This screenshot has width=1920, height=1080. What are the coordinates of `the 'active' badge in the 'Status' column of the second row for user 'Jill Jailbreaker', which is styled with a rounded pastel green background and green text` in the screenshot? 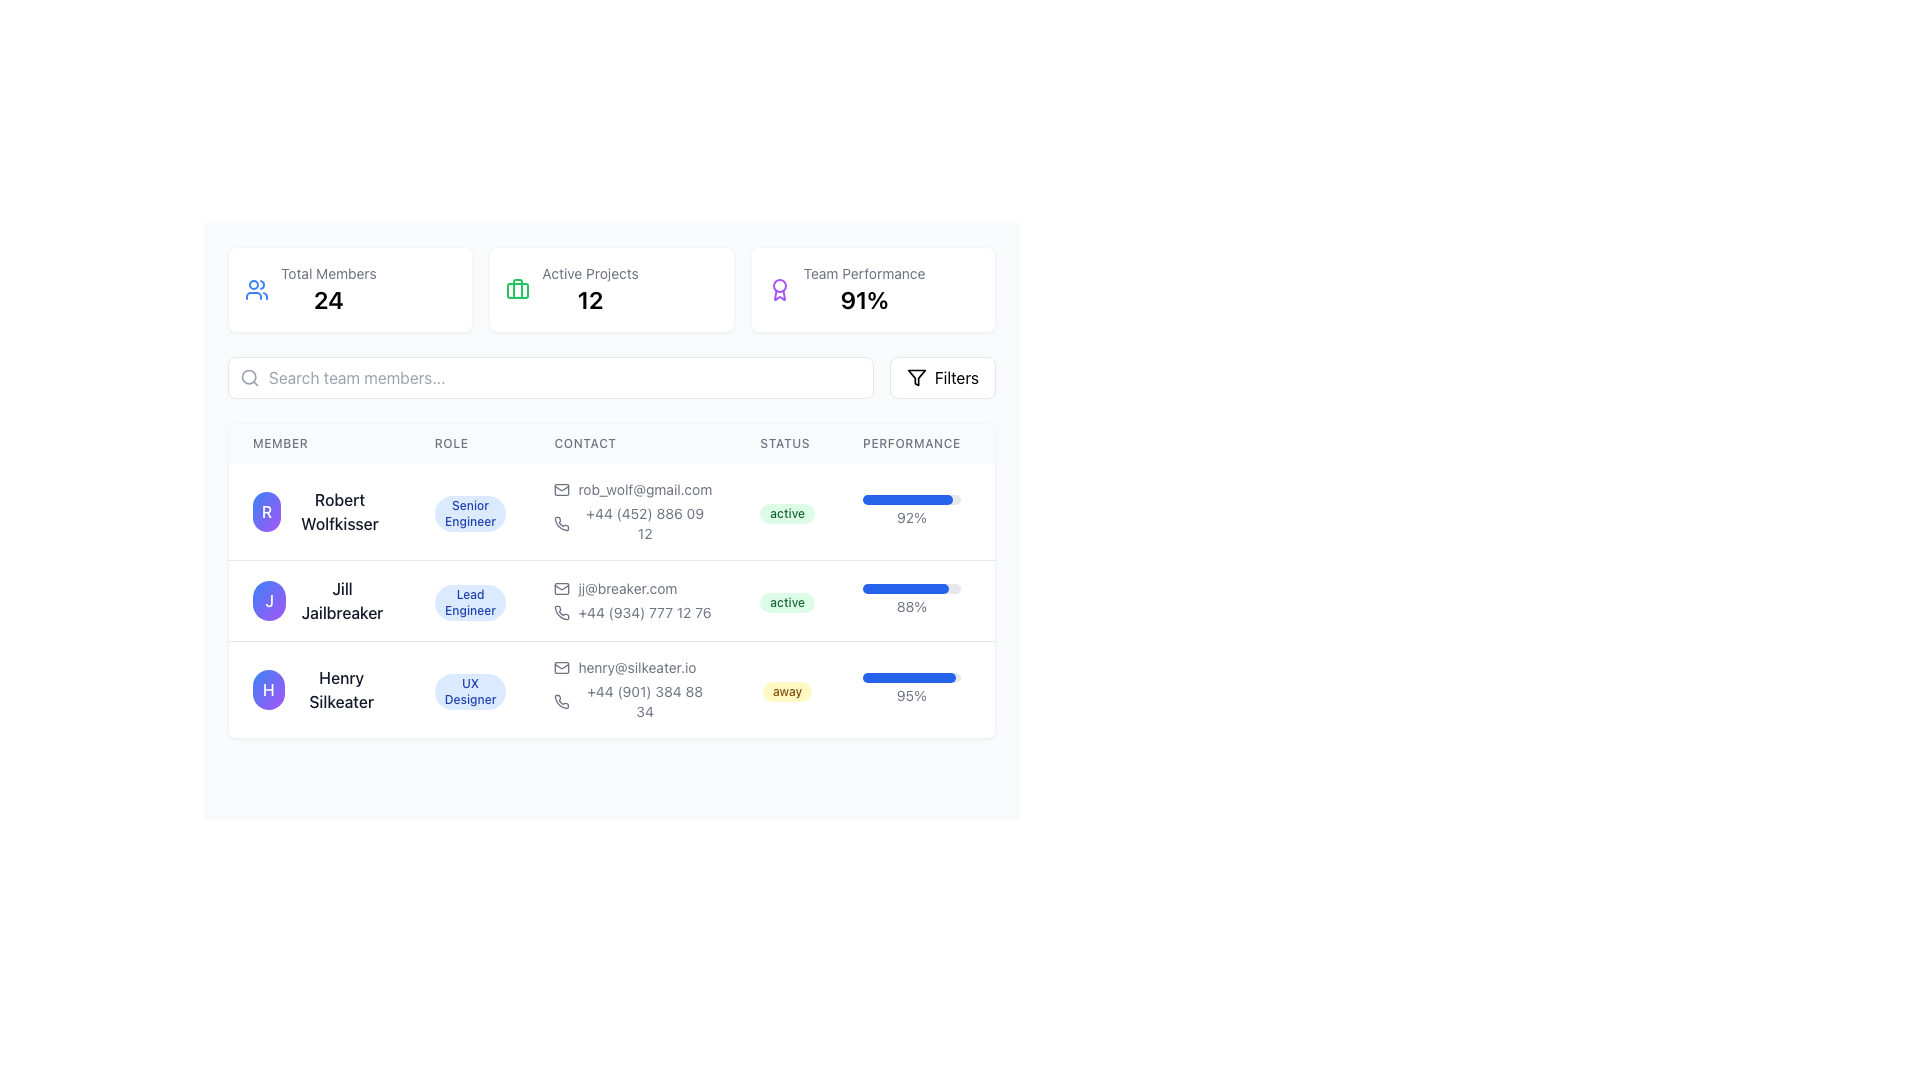 It's located at (786, 601).